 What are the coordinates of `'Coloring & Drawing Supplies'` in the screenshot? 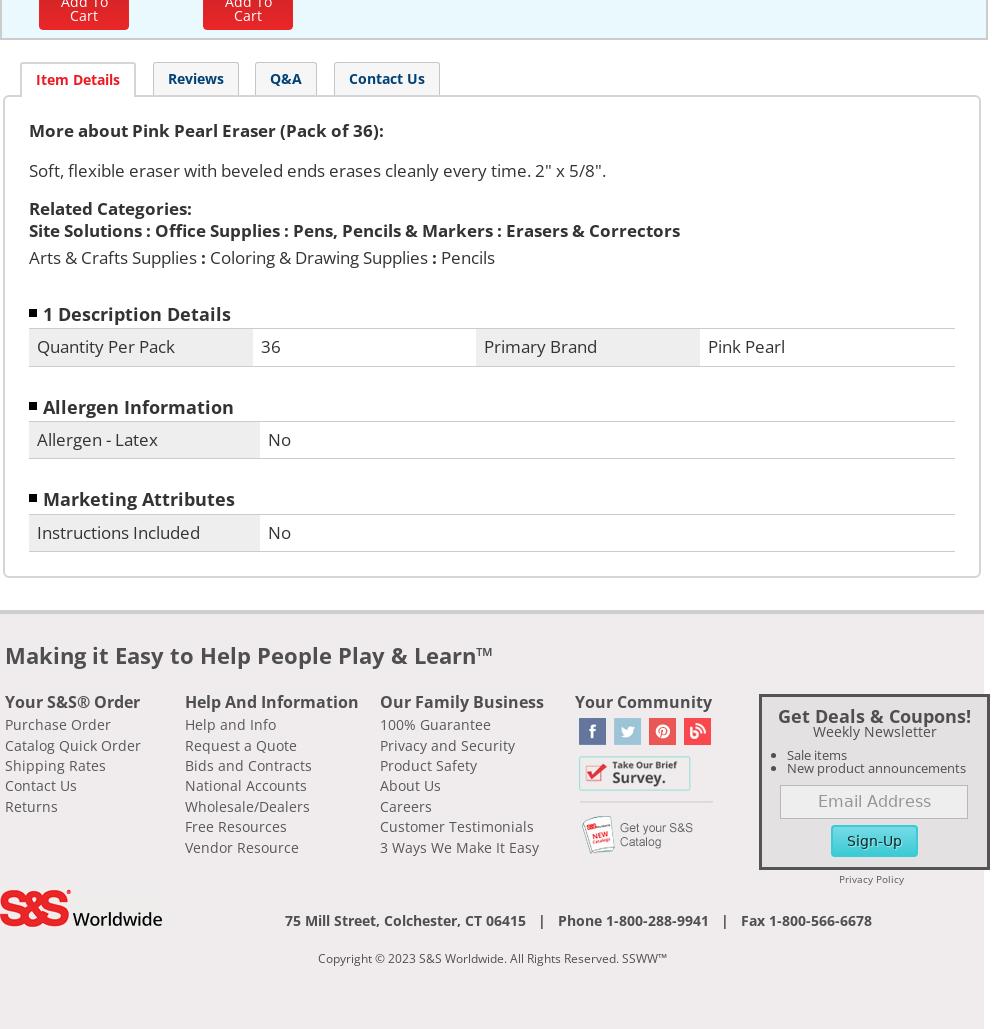 It's located at (318, 255).